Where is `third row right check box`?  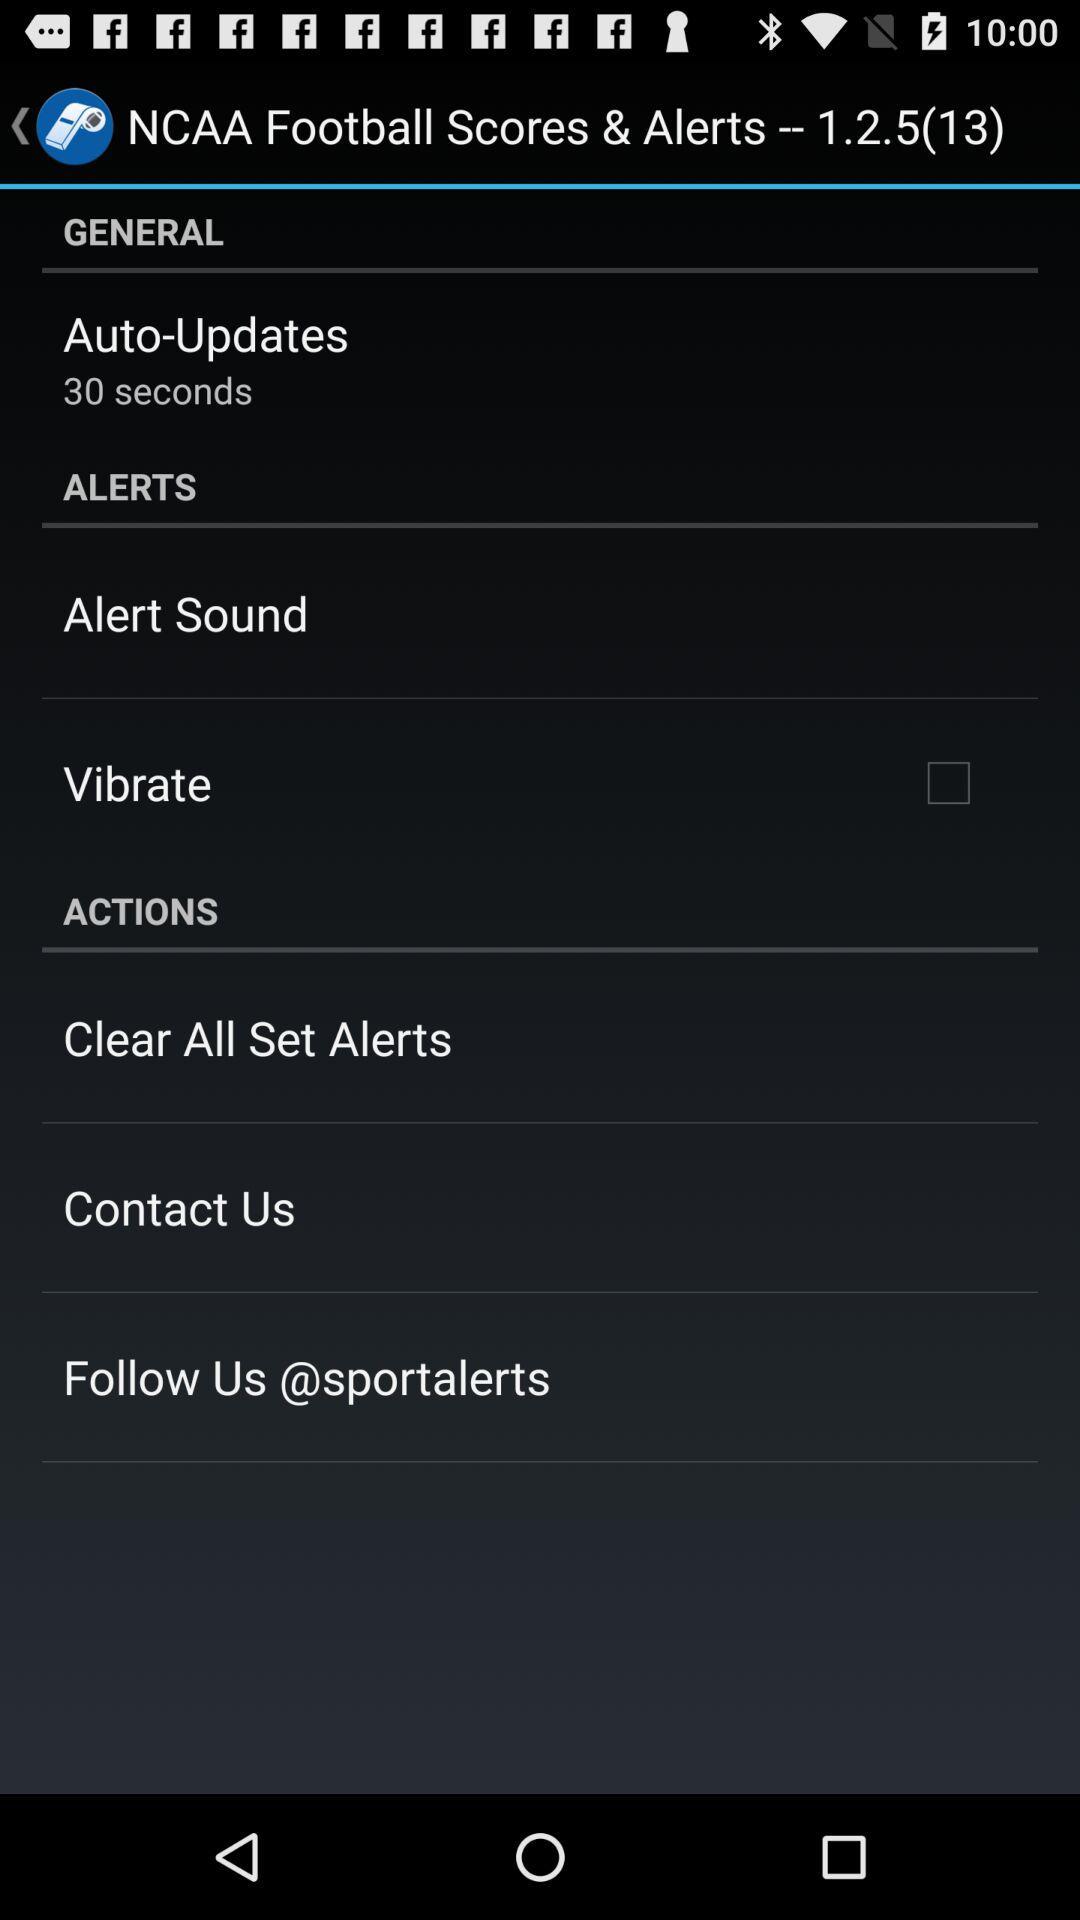 third row right check box is located at coordinates (947, 781).